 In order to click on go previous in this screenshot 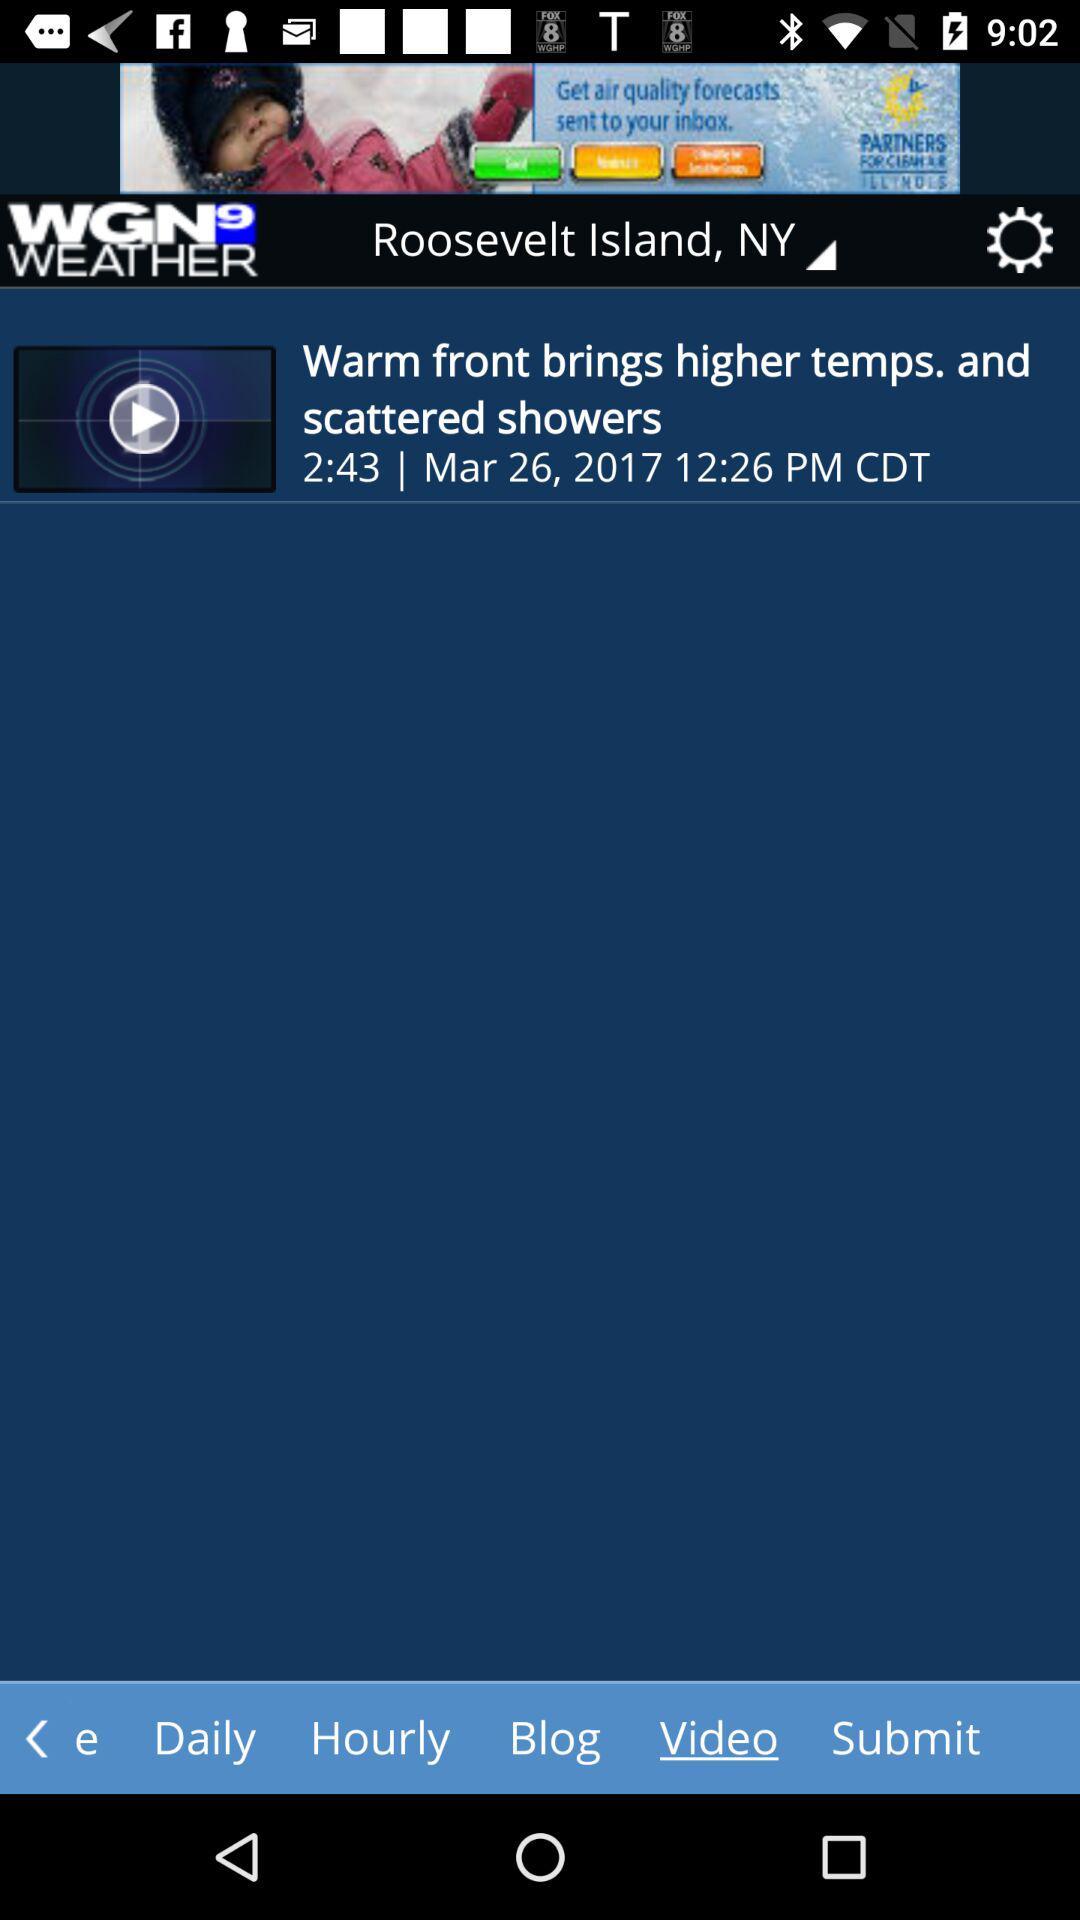, I will do `click(36, 1737)`.